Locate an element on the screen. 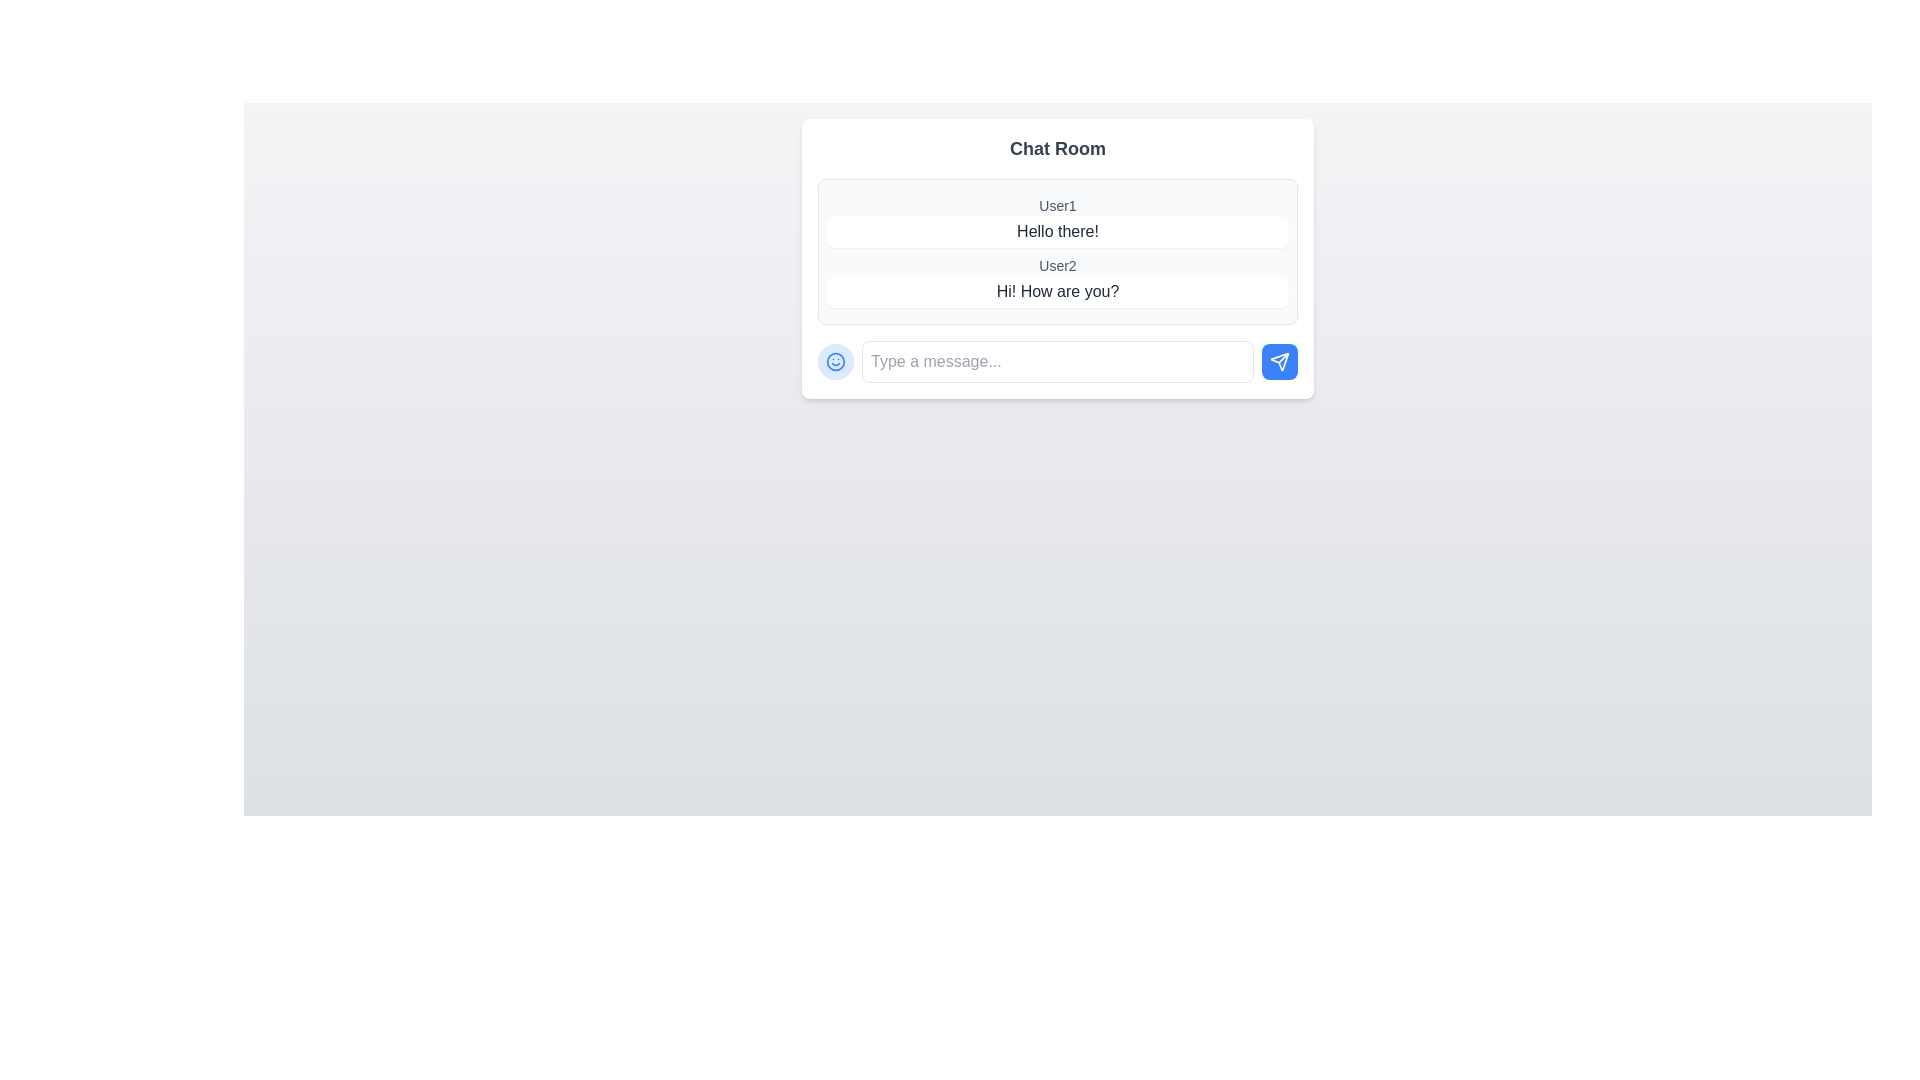 This screenshot has height=1080, width=1920. message displayed in the white, rounded rectangle text box containing the text 'Hi! How are you?' below 'Hello there!' from 'User1' in the chat interface is located at coordinates (1056, 292).